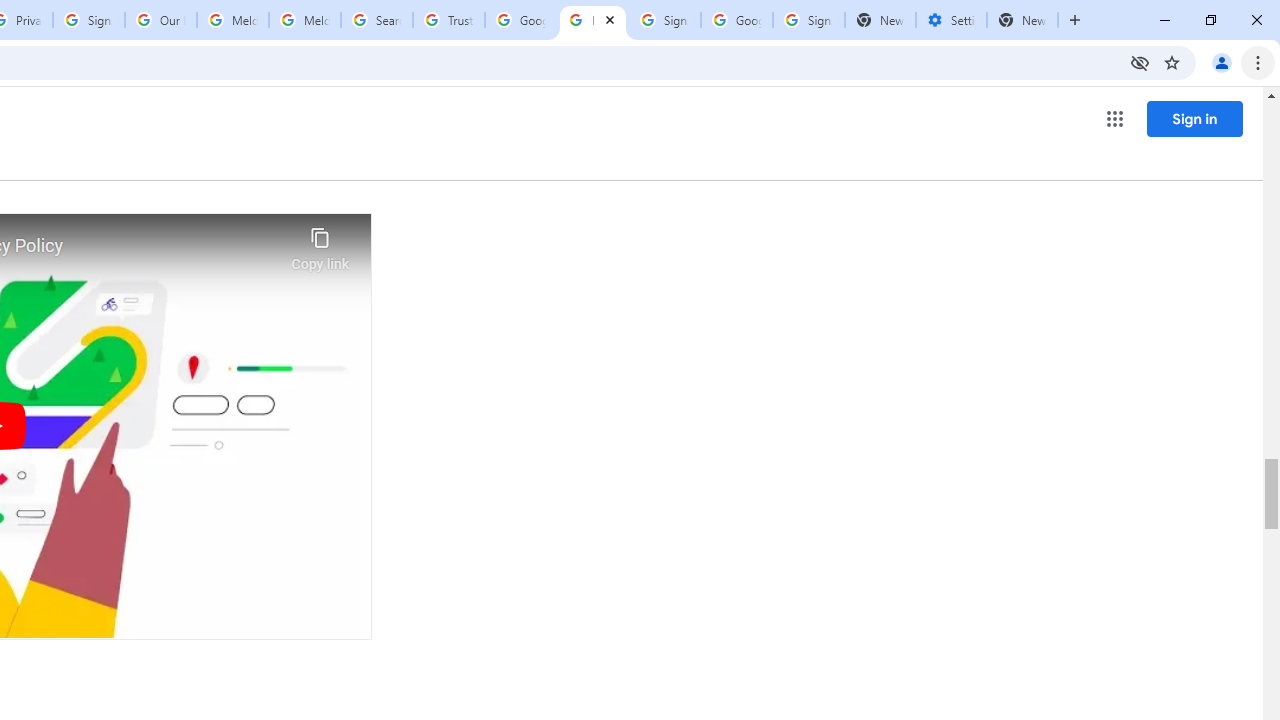 This screenshot has height=720, width=1280. I want to click on 'Trusted Information and Content - Google Safety Center', so click(448, 20).